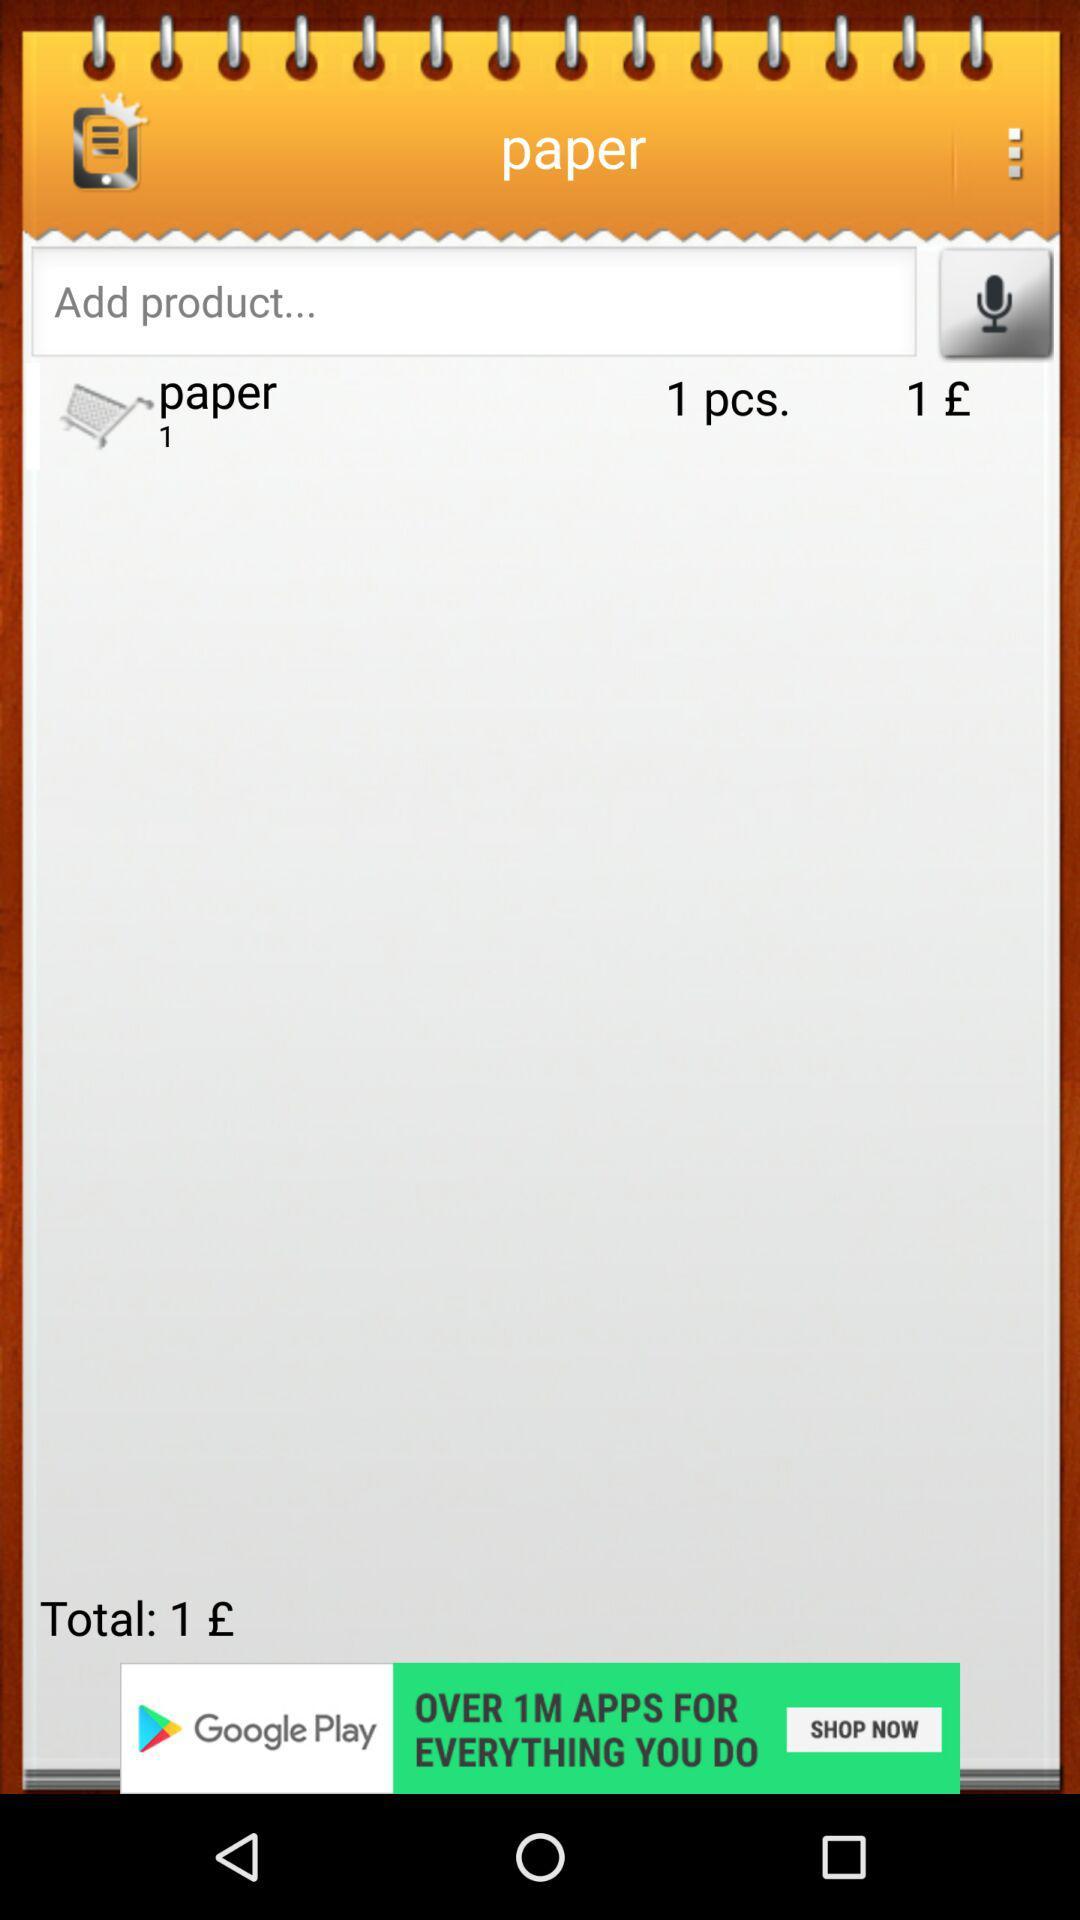 This screenshot has height=1920, width=1080. Describe the element at coordinates (540, 1727) in the screenshot. I see `open advertisement` at that location.